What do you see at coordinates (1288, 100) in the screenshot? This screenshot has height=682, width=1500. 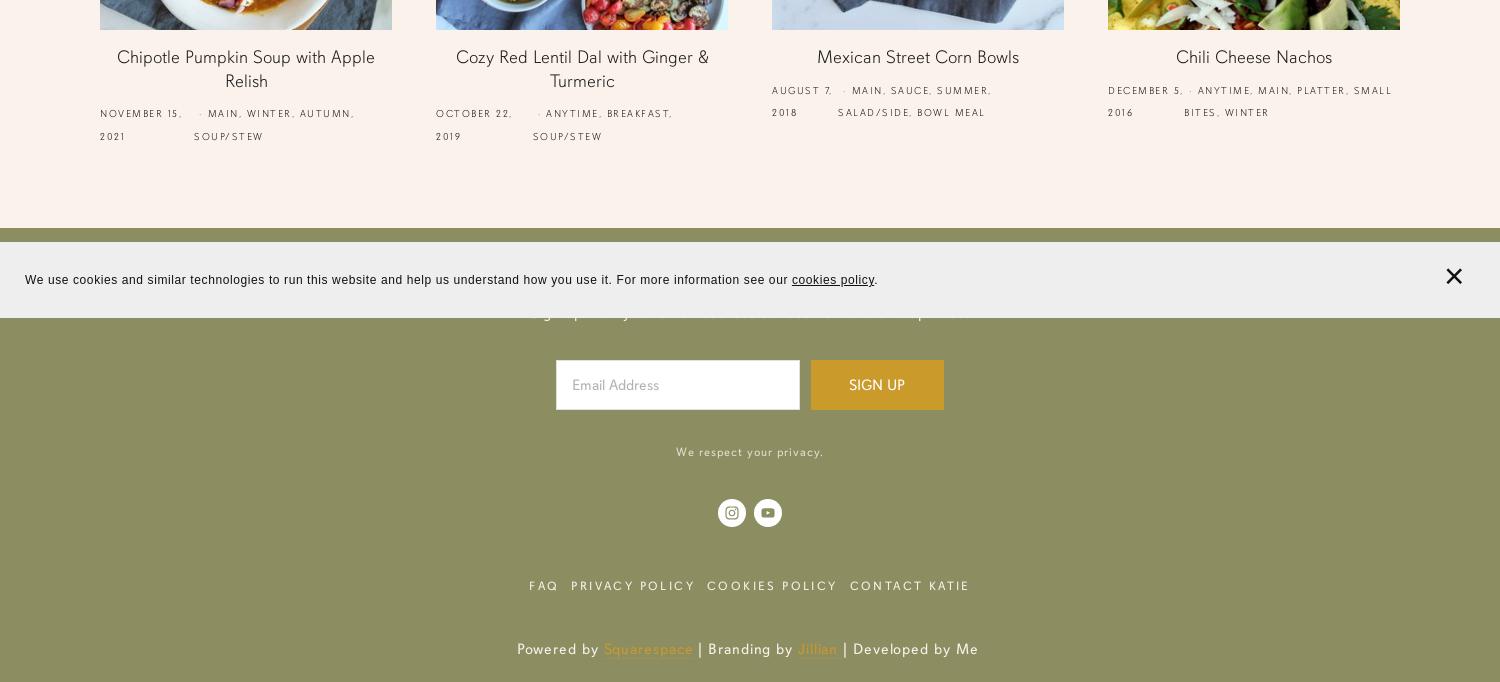 I see `'Small Bites'` at bounding box center [1288, 100].